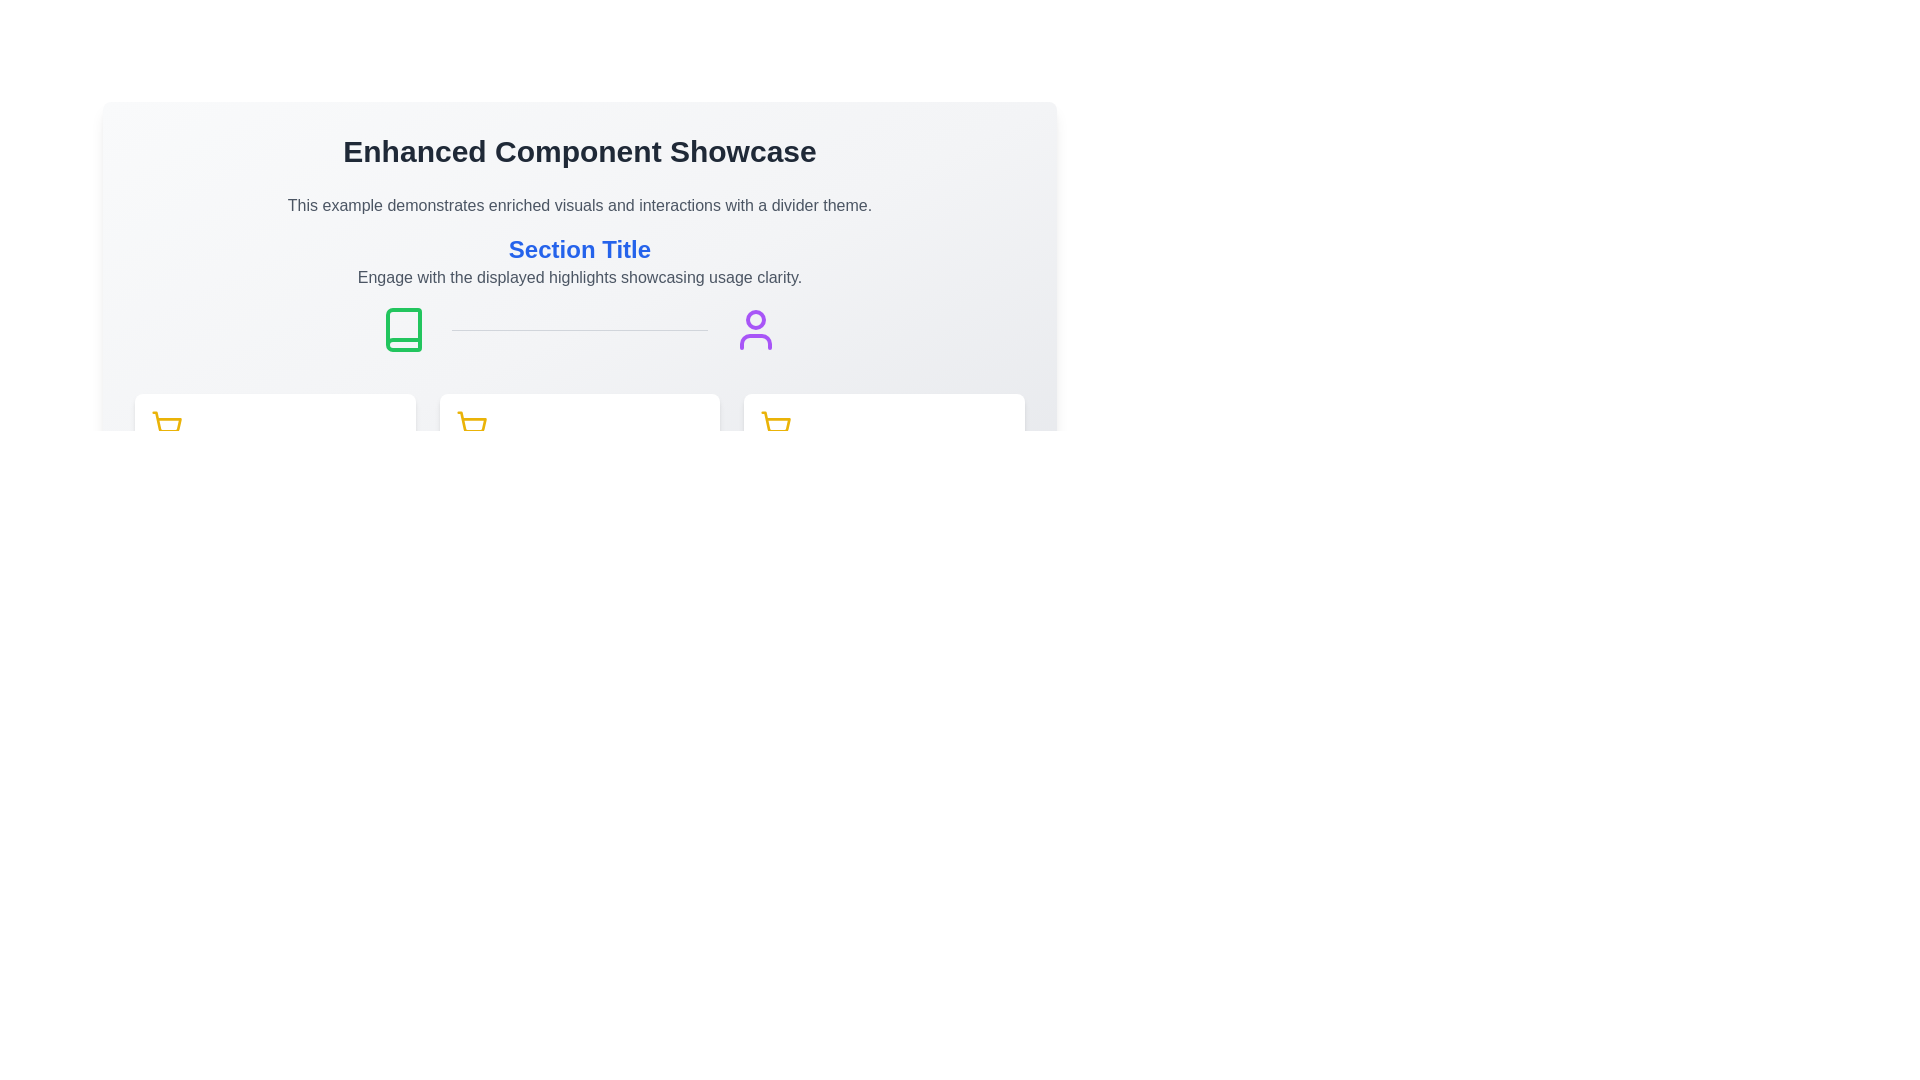 The height and width of the screenshot is (1080, 1920). Describe the element at coordinates (402, 329) in the screenshot. I see `the book icon located centrally below the 'Section Title'` at that location.